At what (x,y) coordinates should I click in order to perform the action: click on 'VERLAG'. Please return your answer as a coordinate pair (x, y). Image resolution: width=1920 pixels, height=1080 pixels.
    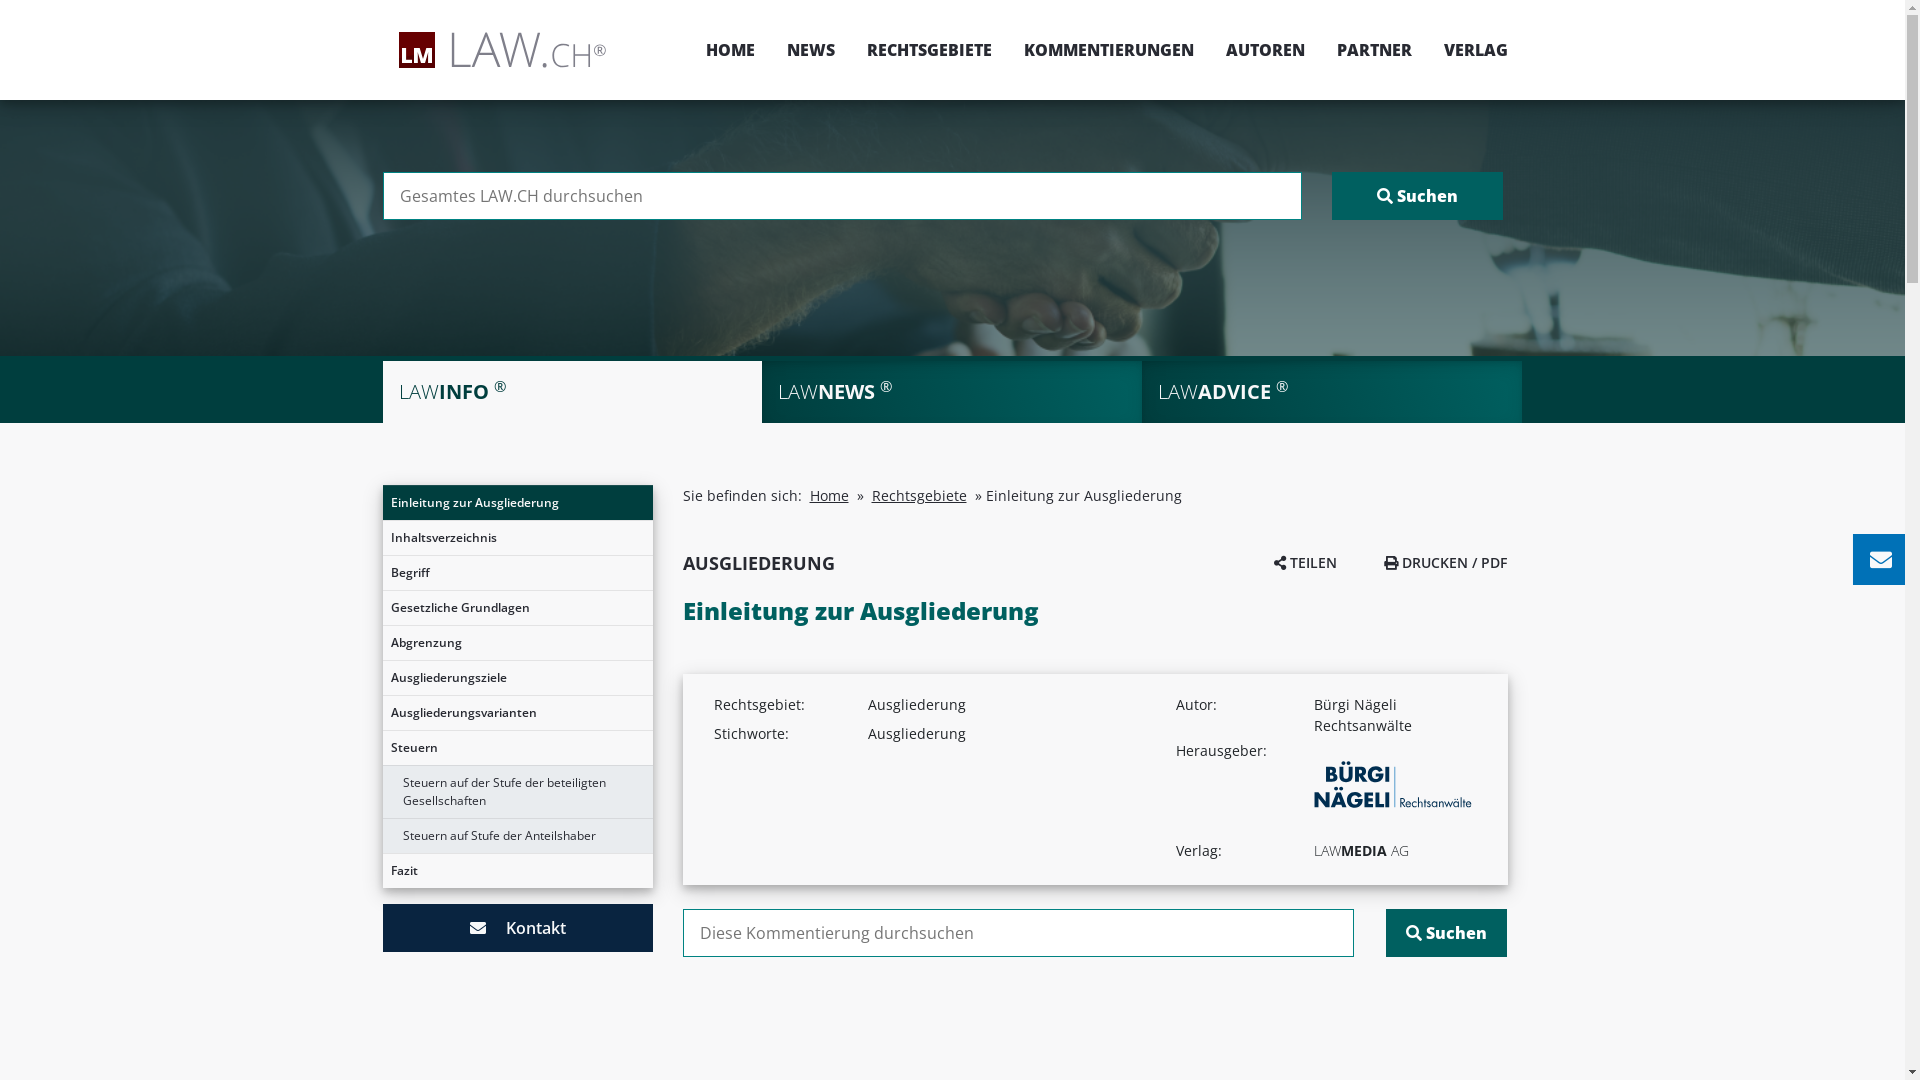
    Looking at the image, I should click on (1468, 49).